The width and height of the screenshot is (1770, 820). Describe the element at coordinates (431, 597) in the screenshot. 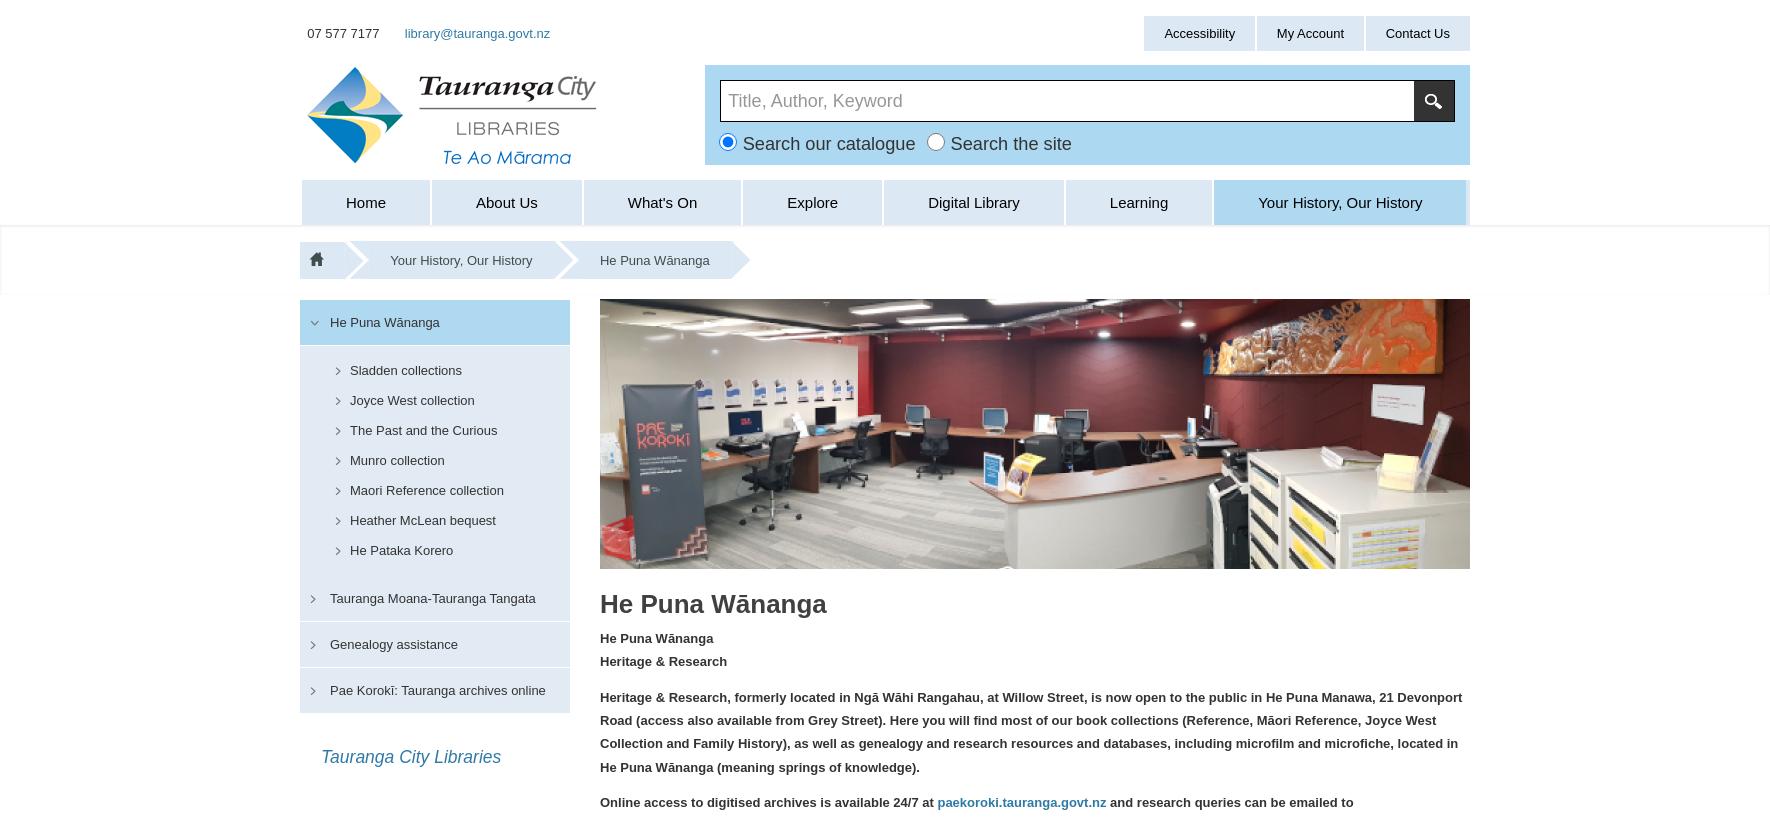

I see `'Tauranga Moana-Tauranga Tangata'` at that location.